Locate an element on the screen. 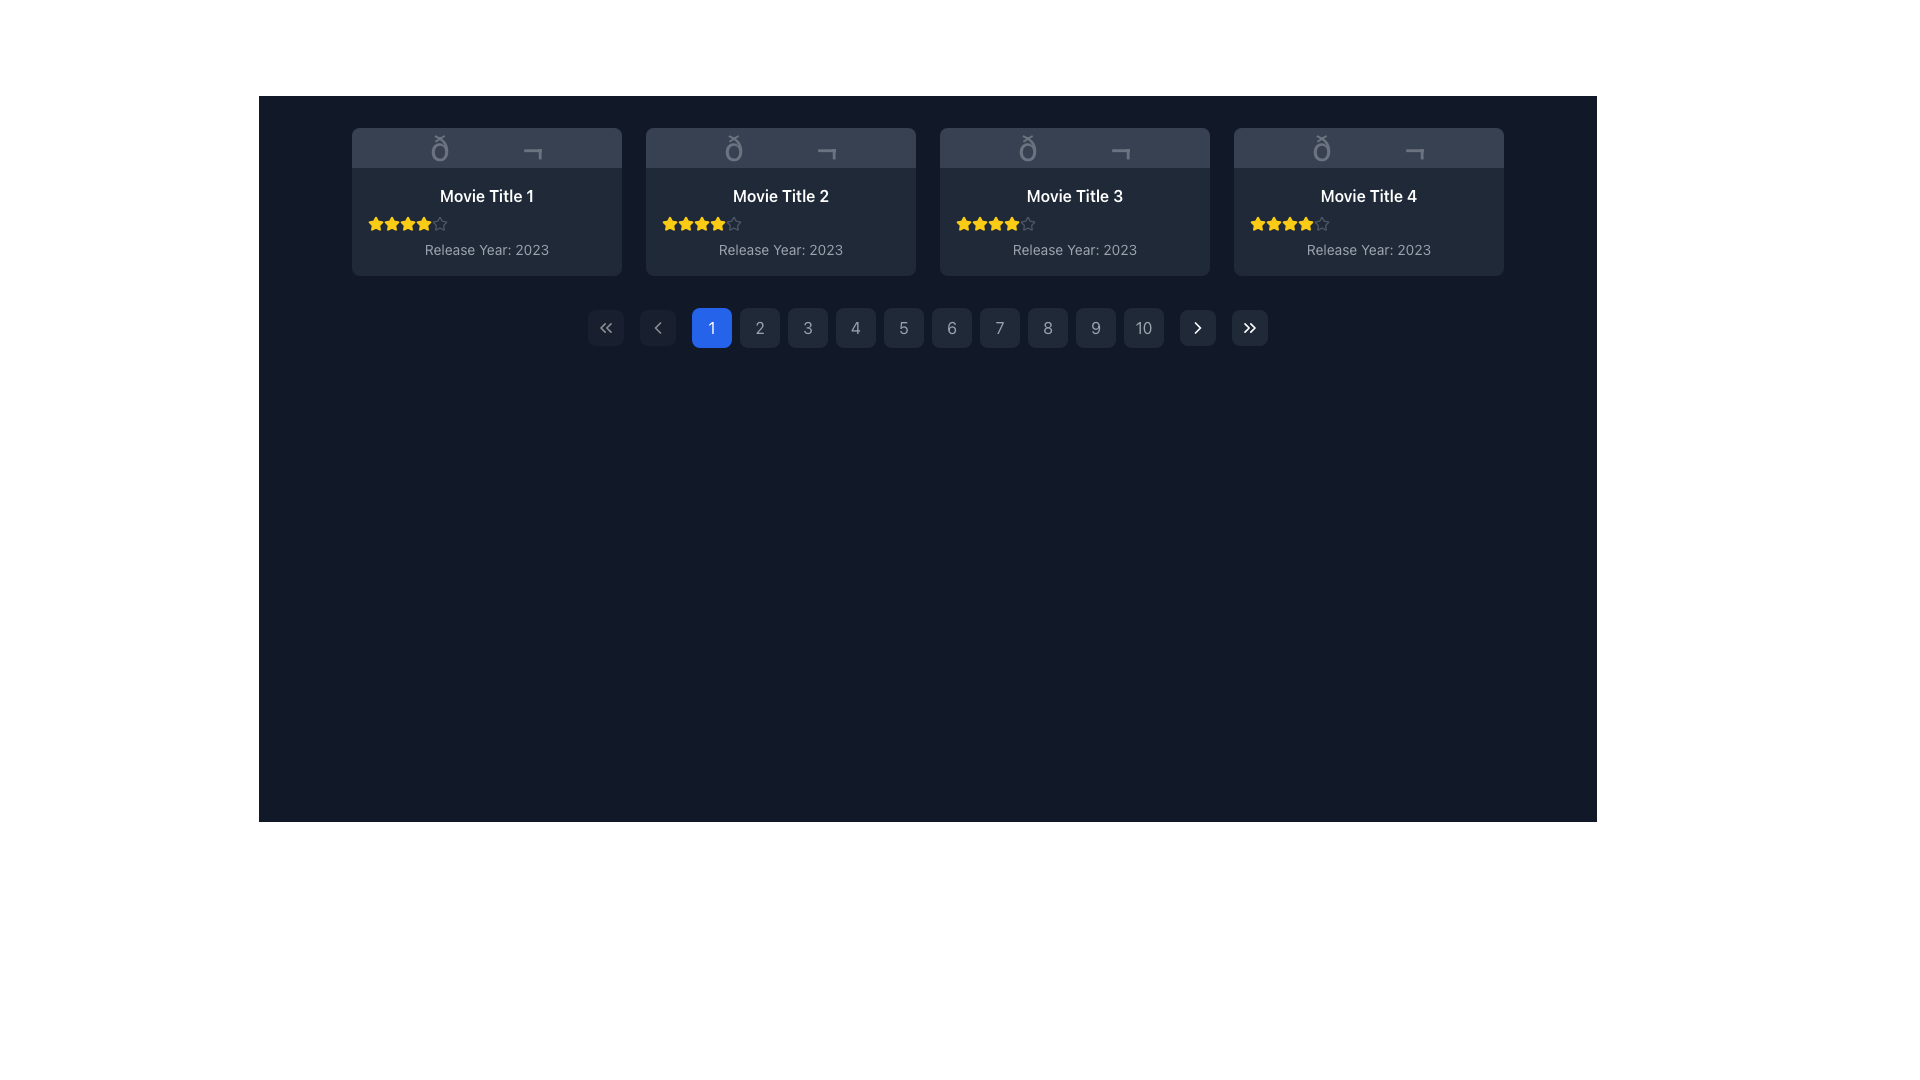 The image size is (1920, 1080). rating value from the rating indicator consisting of five star icons, where the first four stars are yellow and the fifth star is gray, located beneath the title 'Movie Title 2' is located at coordinates (780, 223).